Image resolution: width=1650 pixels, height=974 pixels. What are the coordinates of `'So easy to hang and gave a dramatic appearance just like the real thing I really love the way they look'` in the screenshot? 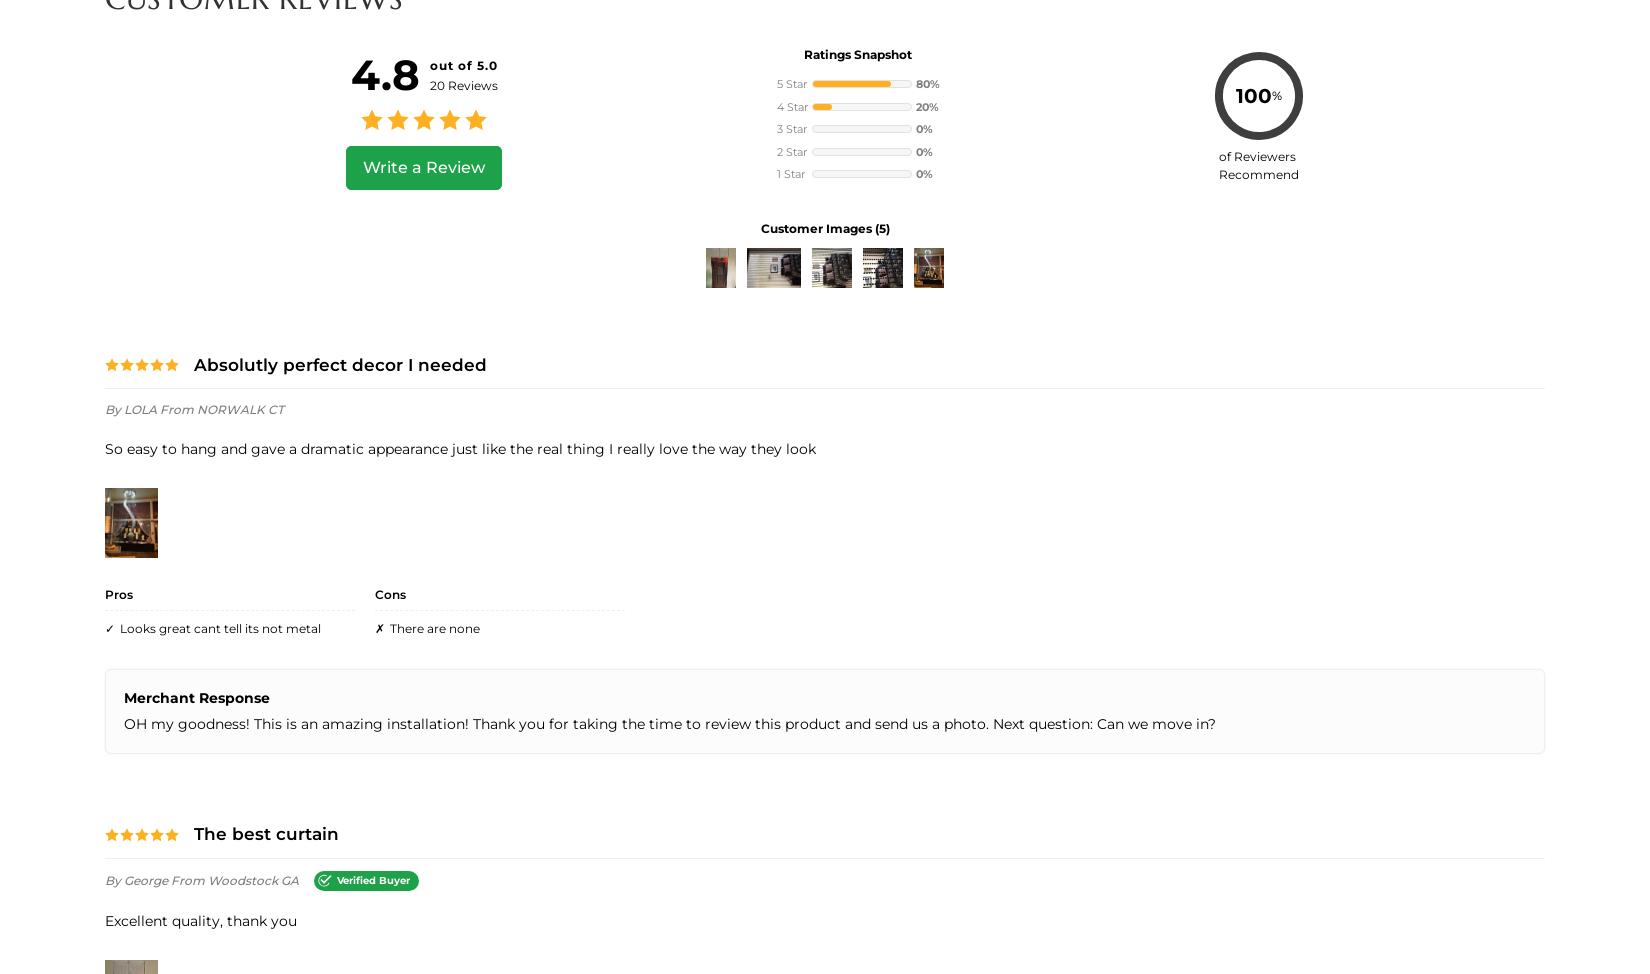 It's located at (459, 448).